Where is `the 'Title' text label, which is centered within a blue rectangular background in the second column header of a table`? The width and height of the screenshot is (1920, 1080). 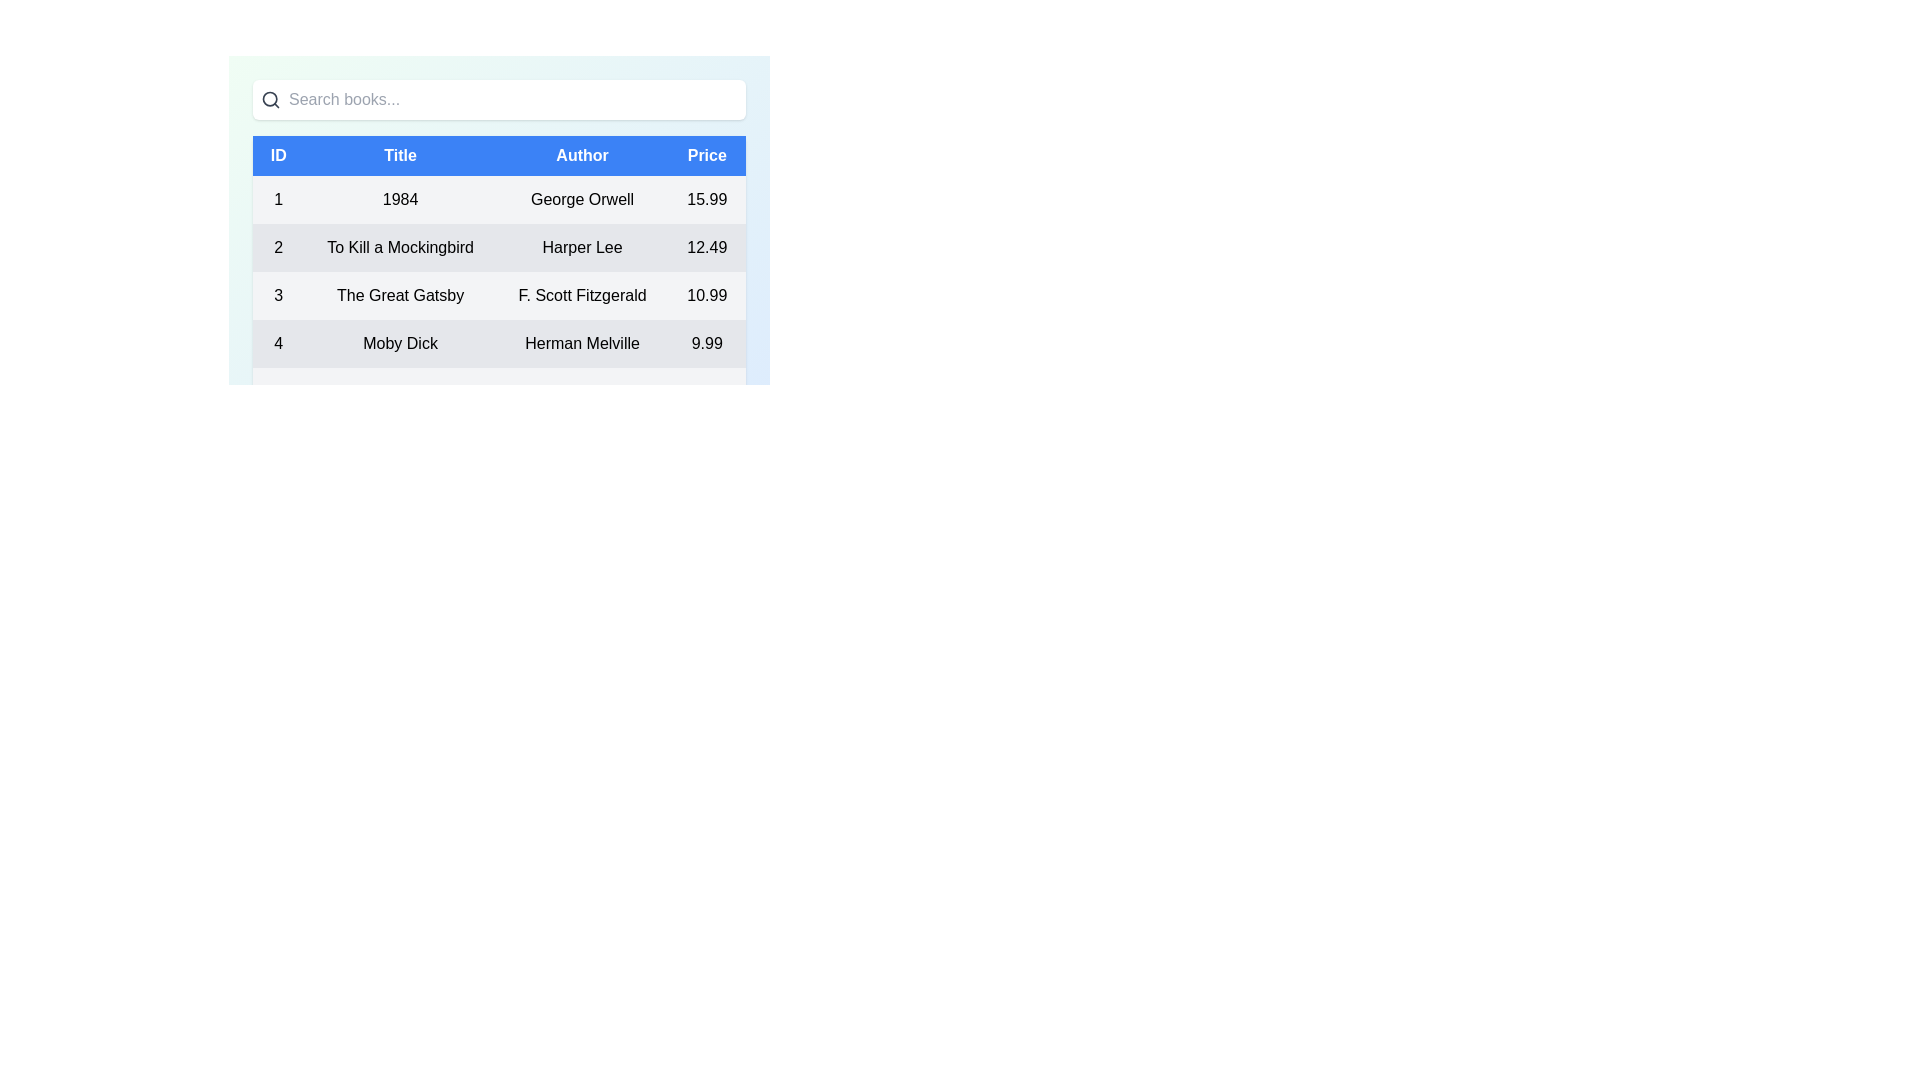
the 'Title' text label, which is centered within a blue rectangular background in the second column header of a table is located at coordinates (400, 154).